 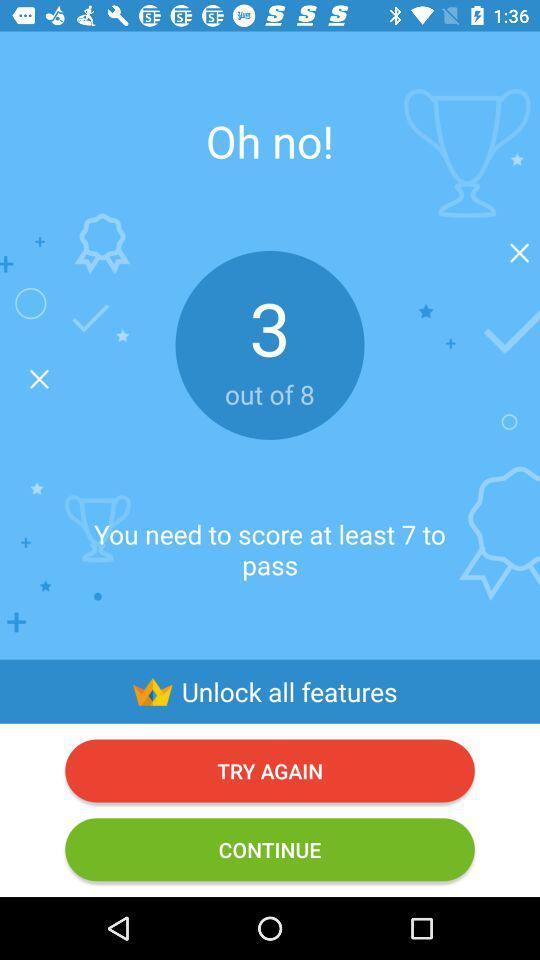 What do you see at coordinates (270, 769) in the screenshot?
I see `try again` at bounding box center [270, 769].